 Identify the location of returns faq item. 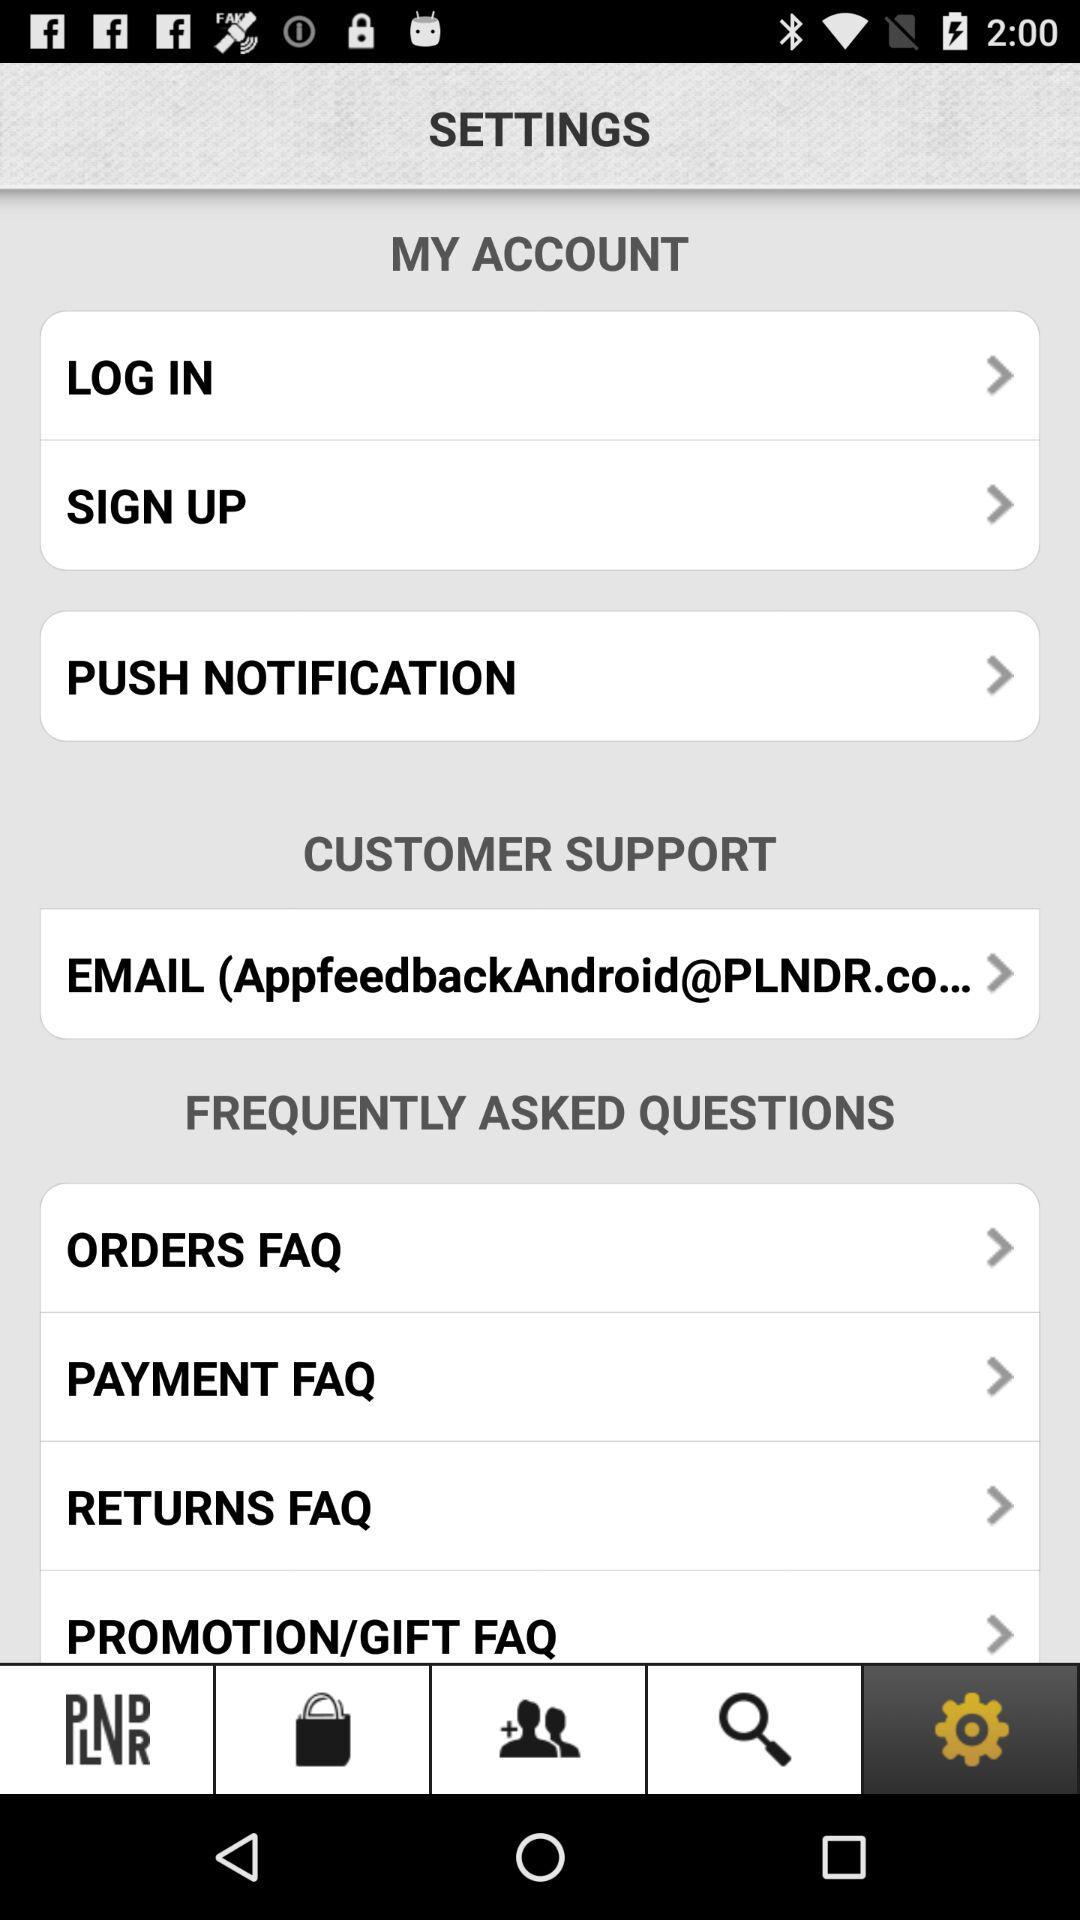
(540, 1506).